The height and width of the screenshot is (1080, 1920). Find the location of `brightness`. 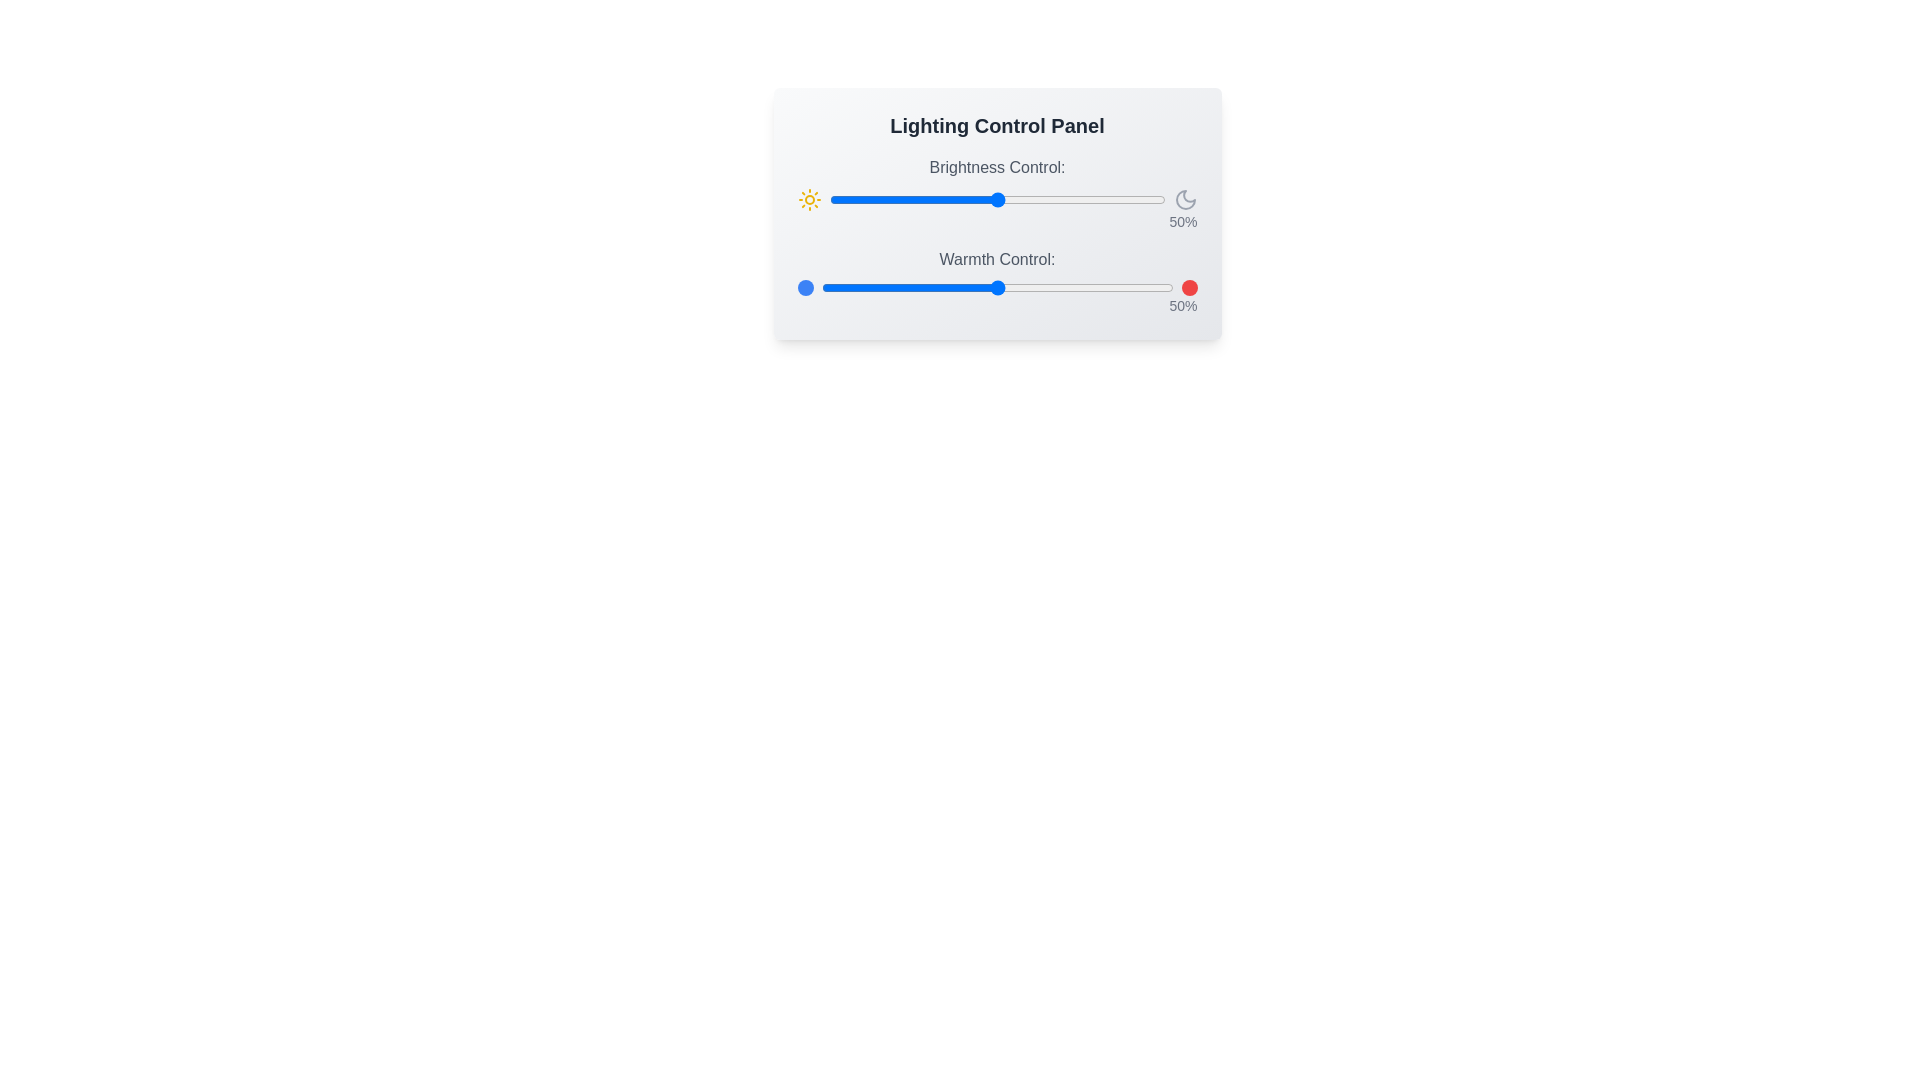

brightness is located at coordinates (994, 200).